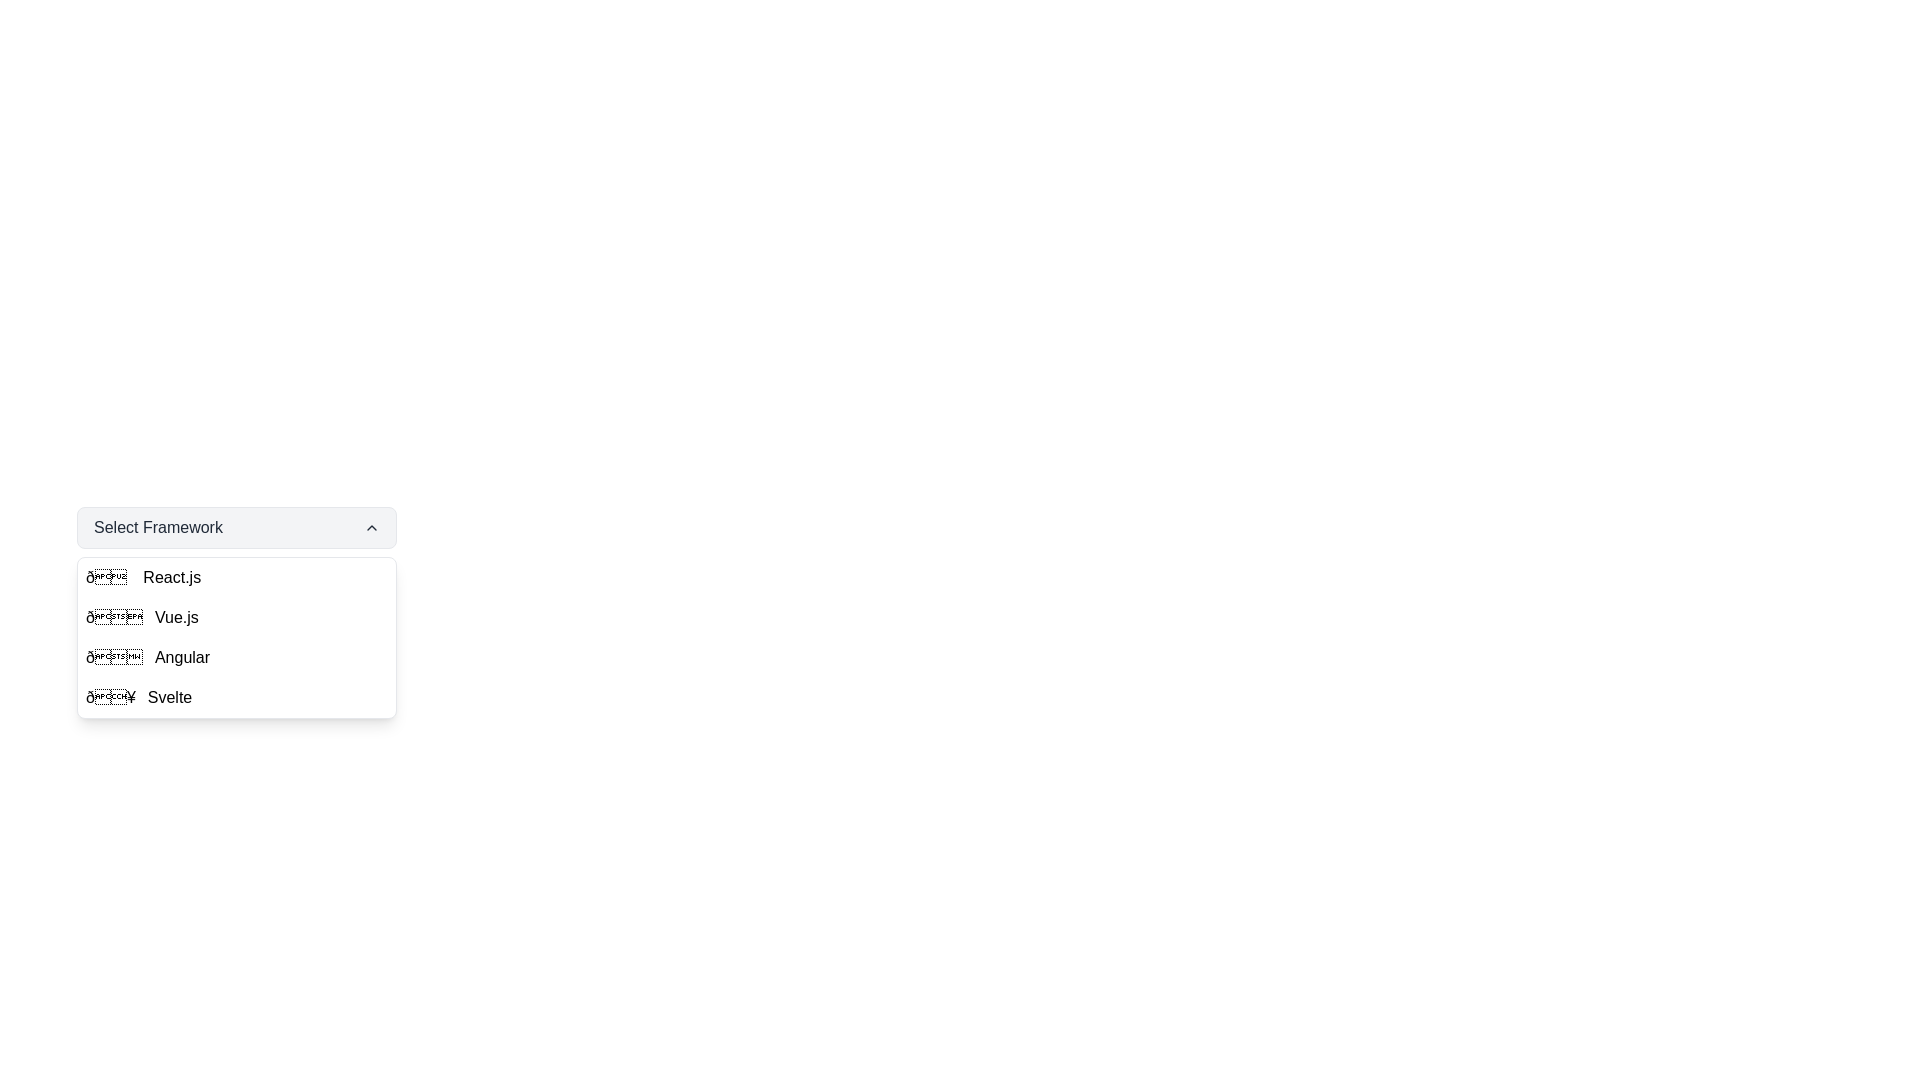 Image resolution: width=1920 pixels, height=1080 pixels. Describe the element at coordinates (372, 527) in the screenshot. I see `the icon at the far-right side of the dropdown header box that signifies the collapsed state of the dropdown menu` at that location.